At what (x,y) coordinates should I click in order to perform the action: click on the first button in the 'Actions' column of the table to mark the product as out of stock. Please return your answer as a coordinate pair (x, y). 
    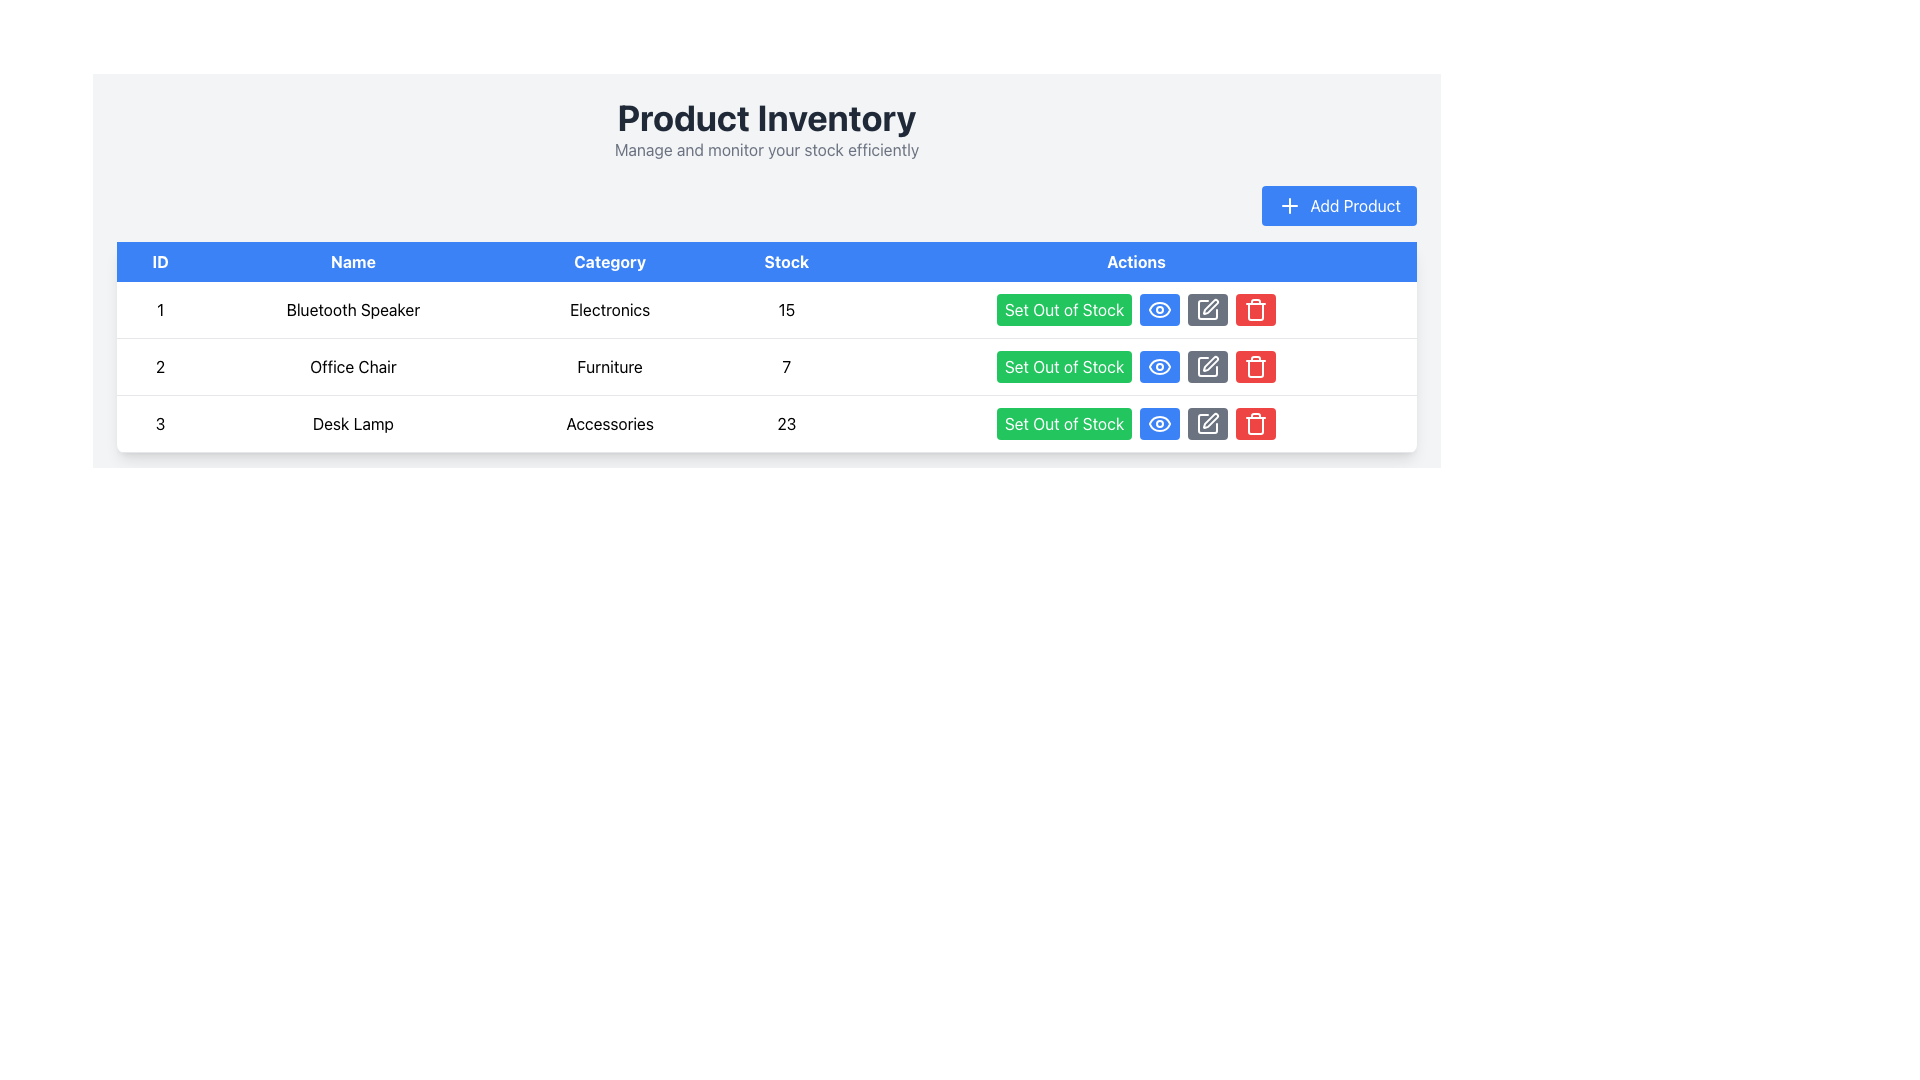
    Looking at the image, I should click on (1063, 309).